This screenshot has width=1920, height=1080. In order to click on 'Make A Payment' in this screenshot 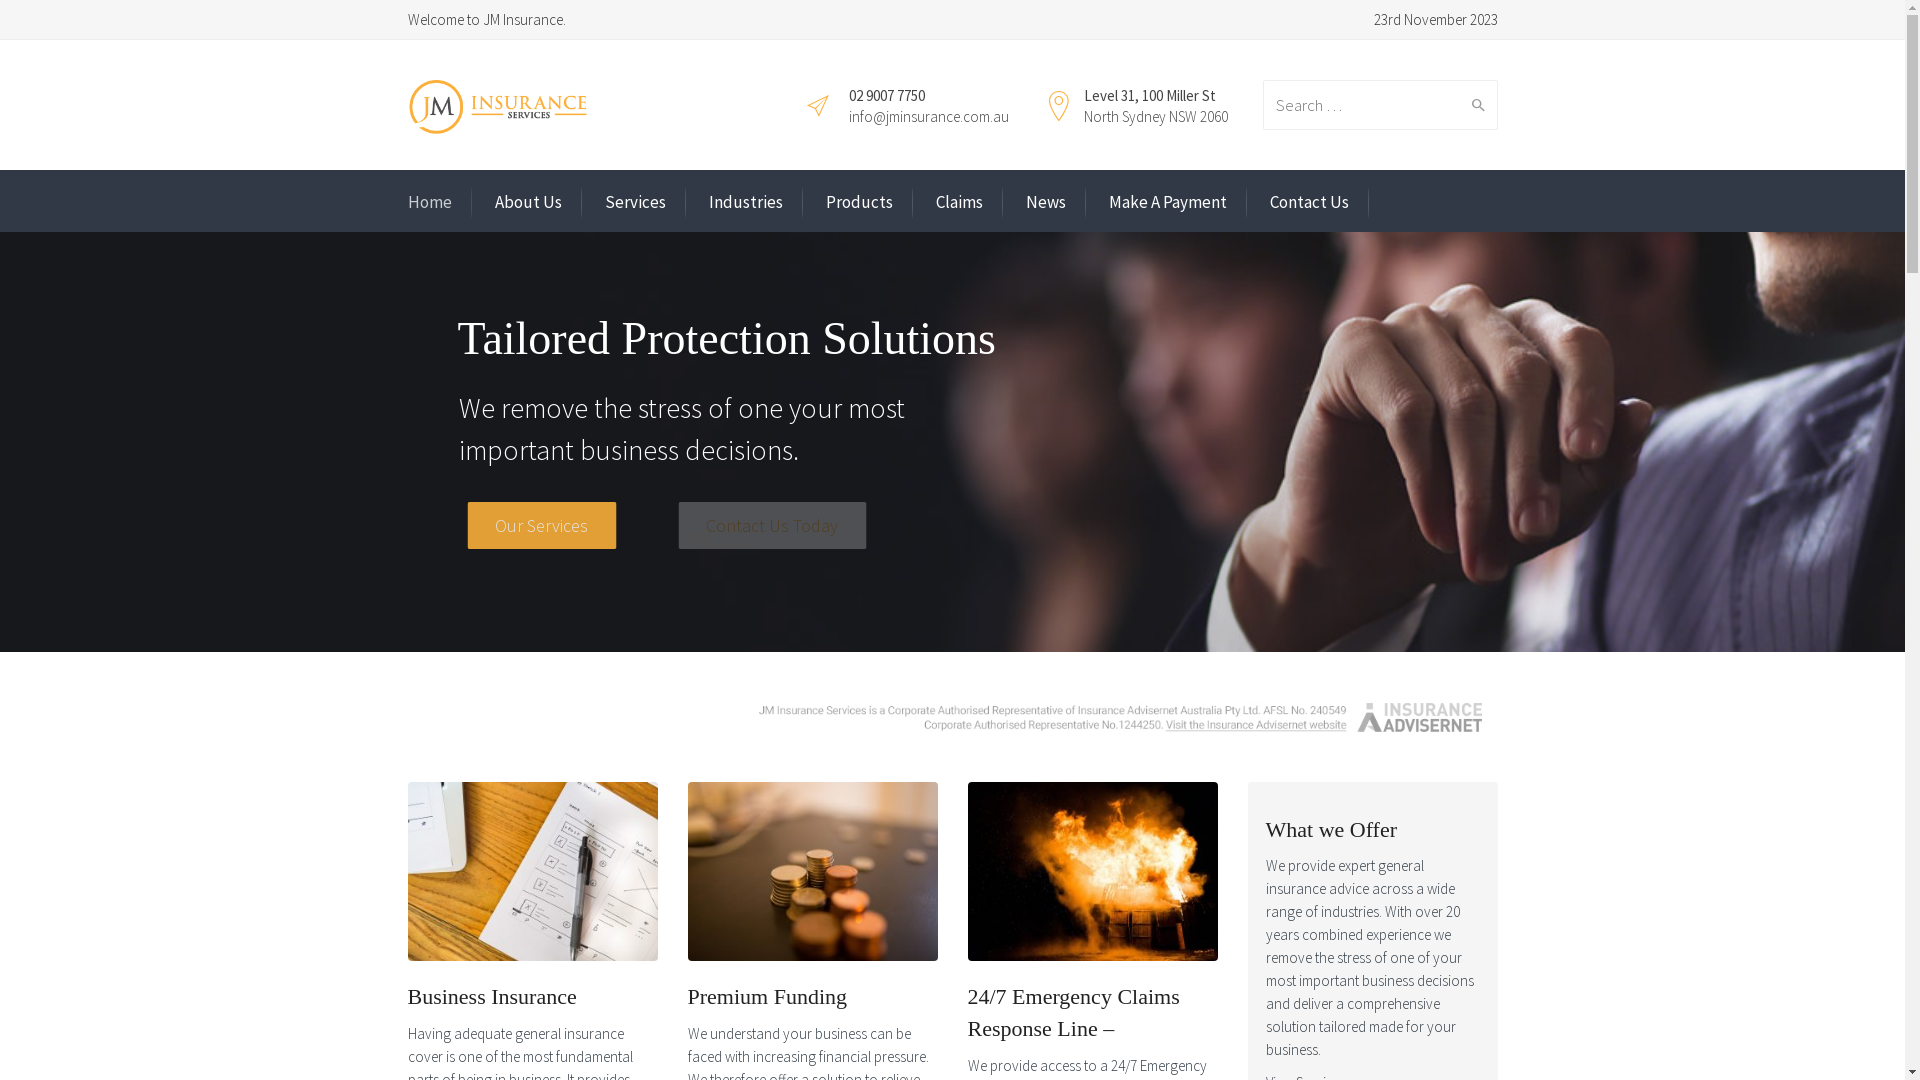, I will do `click(1166, 202)`.